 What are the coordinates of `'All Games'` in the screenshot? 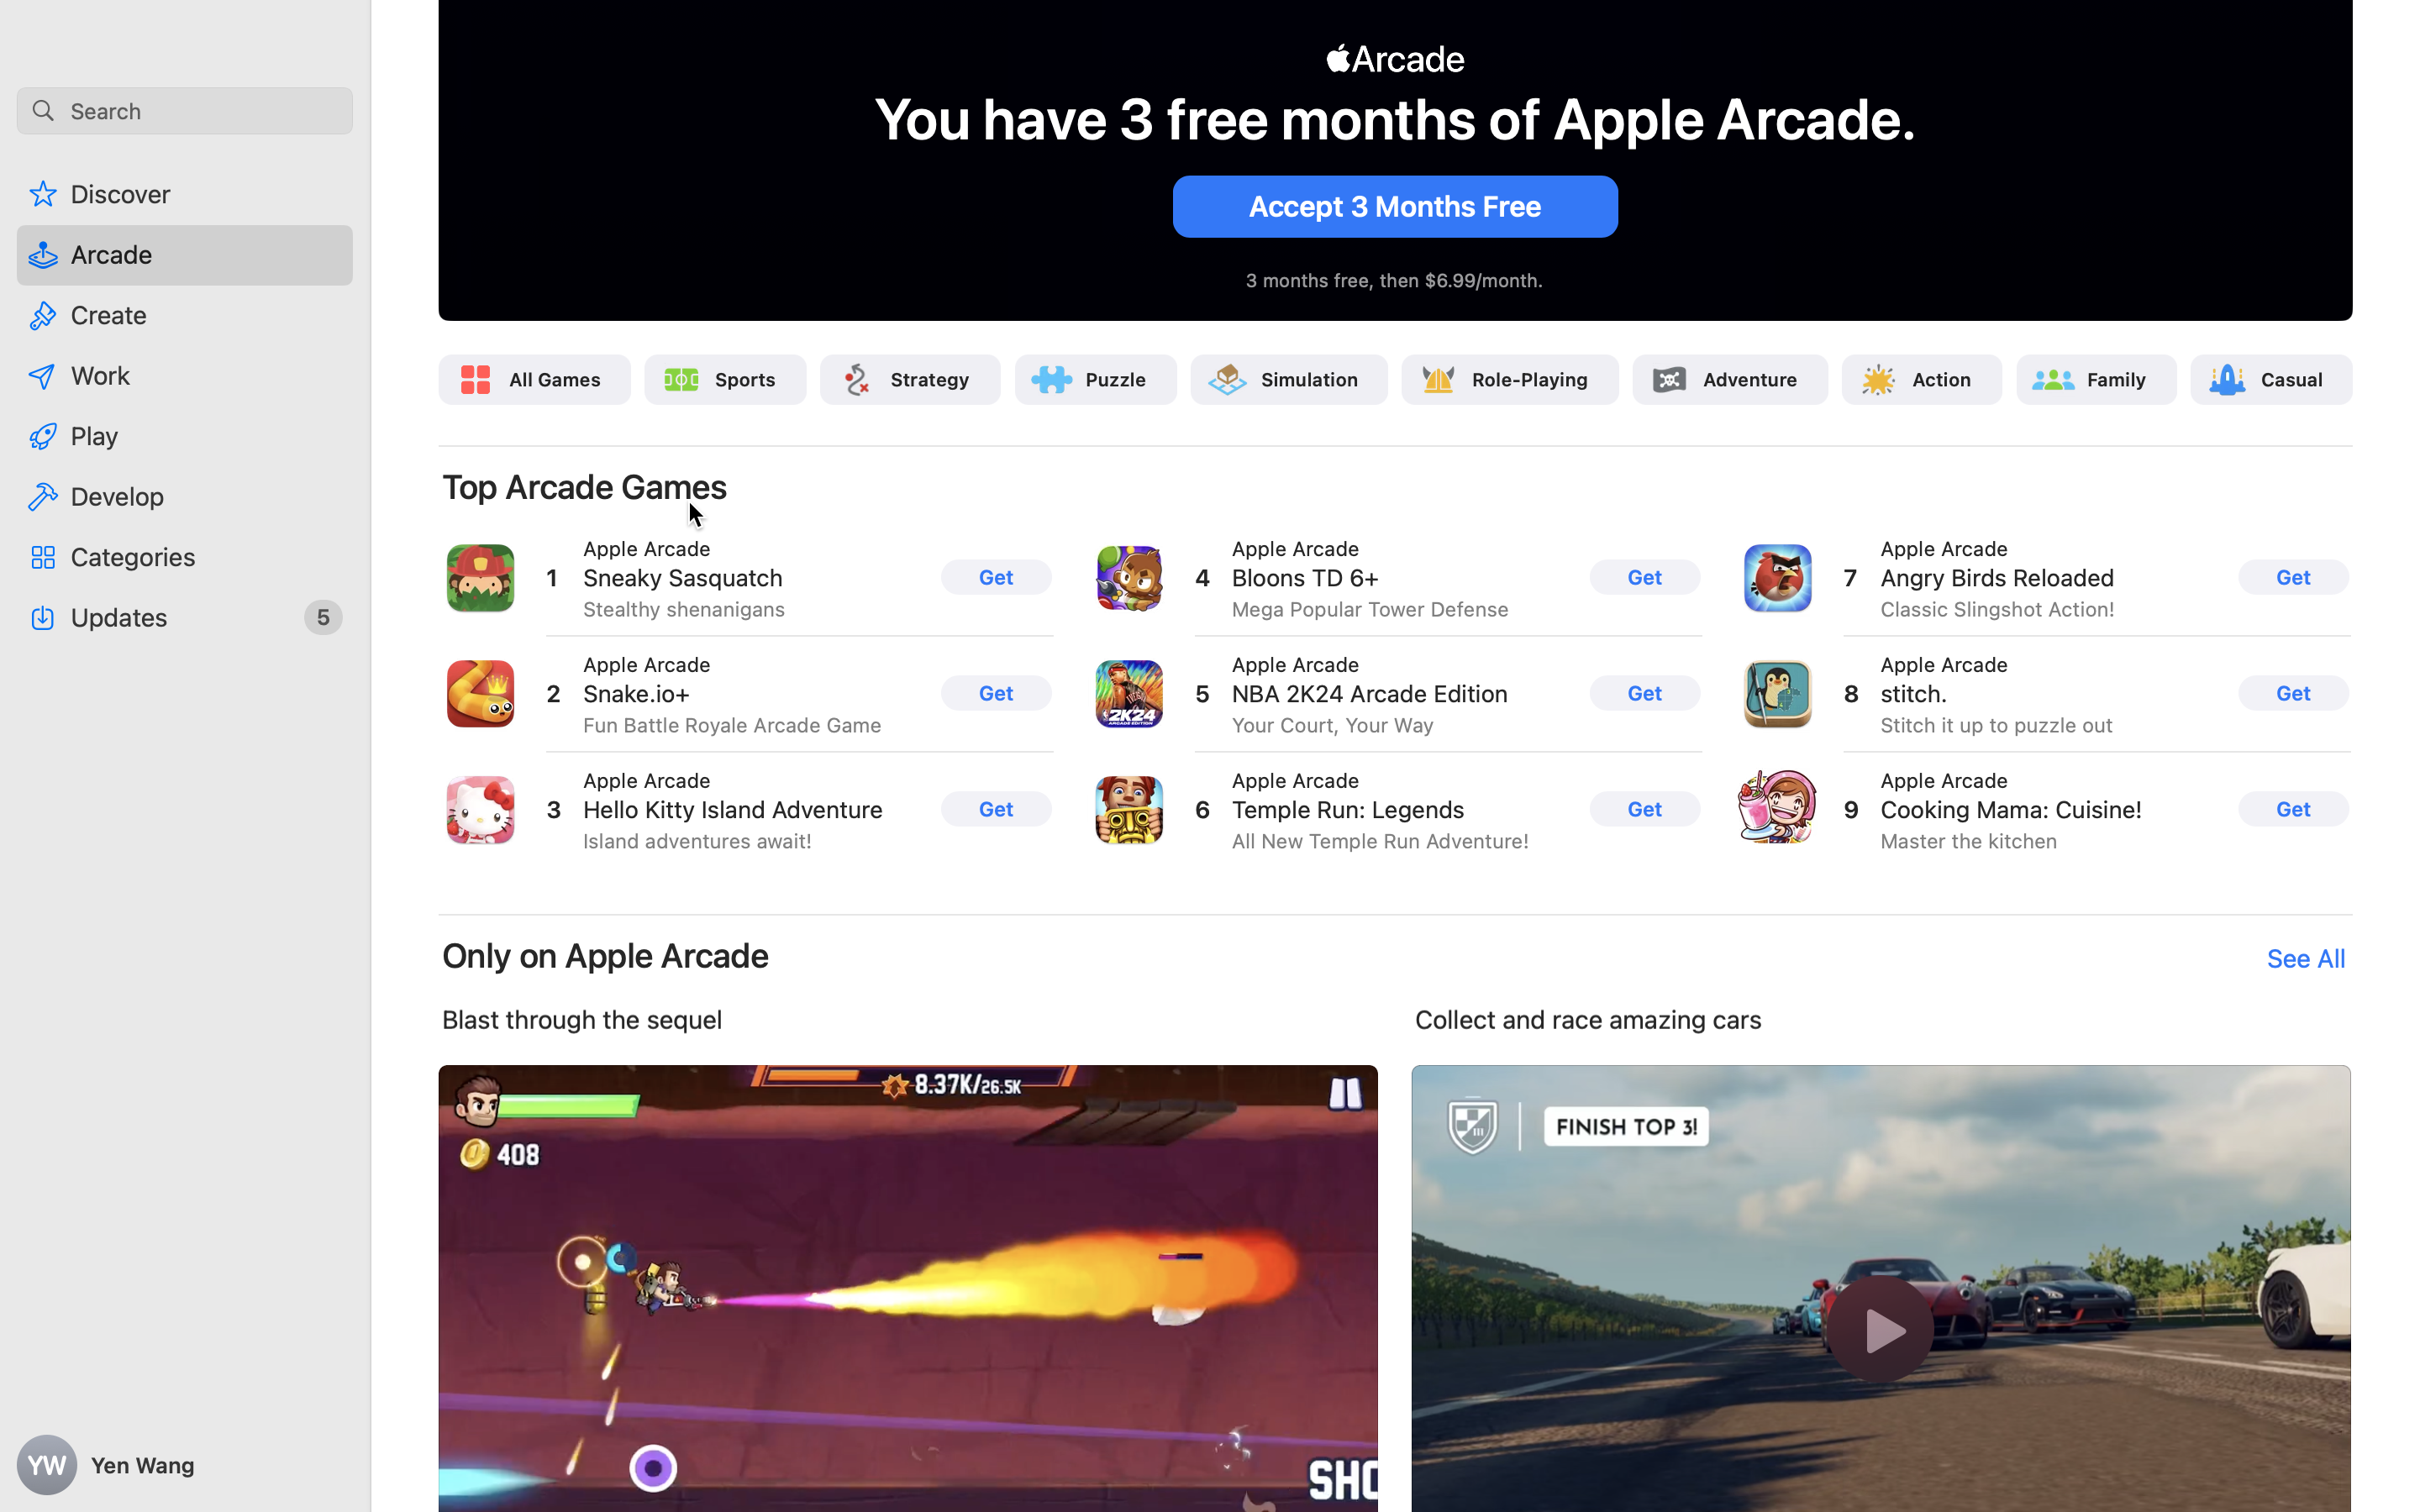 It's located at (555, 378).